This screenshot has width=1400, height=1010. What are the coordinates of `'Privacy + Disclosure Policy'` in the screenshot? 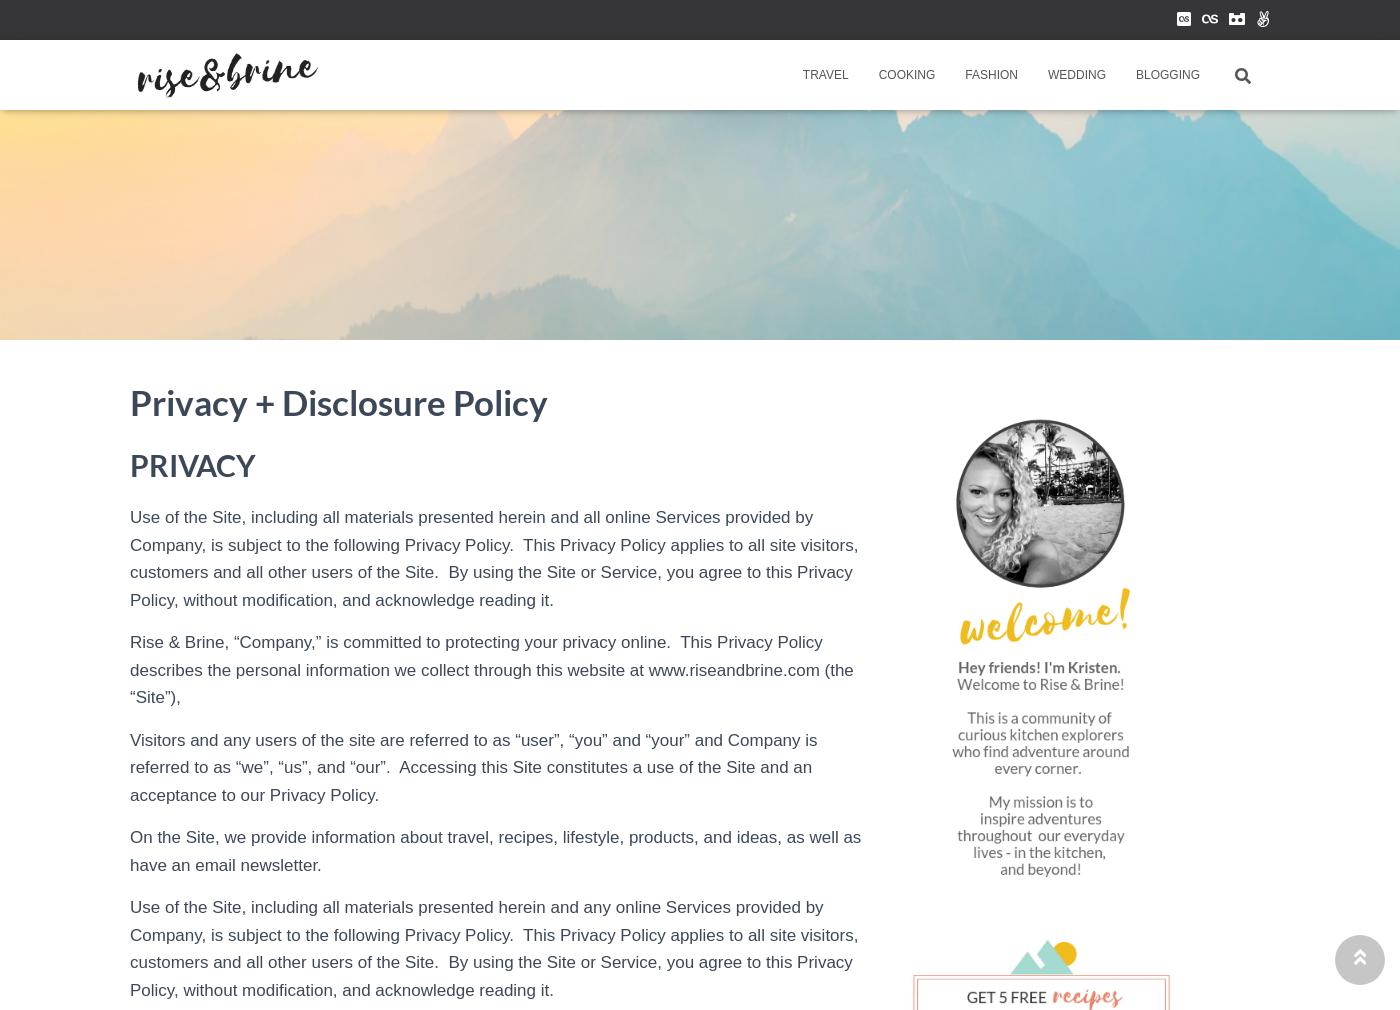 It's located at (338, 401).